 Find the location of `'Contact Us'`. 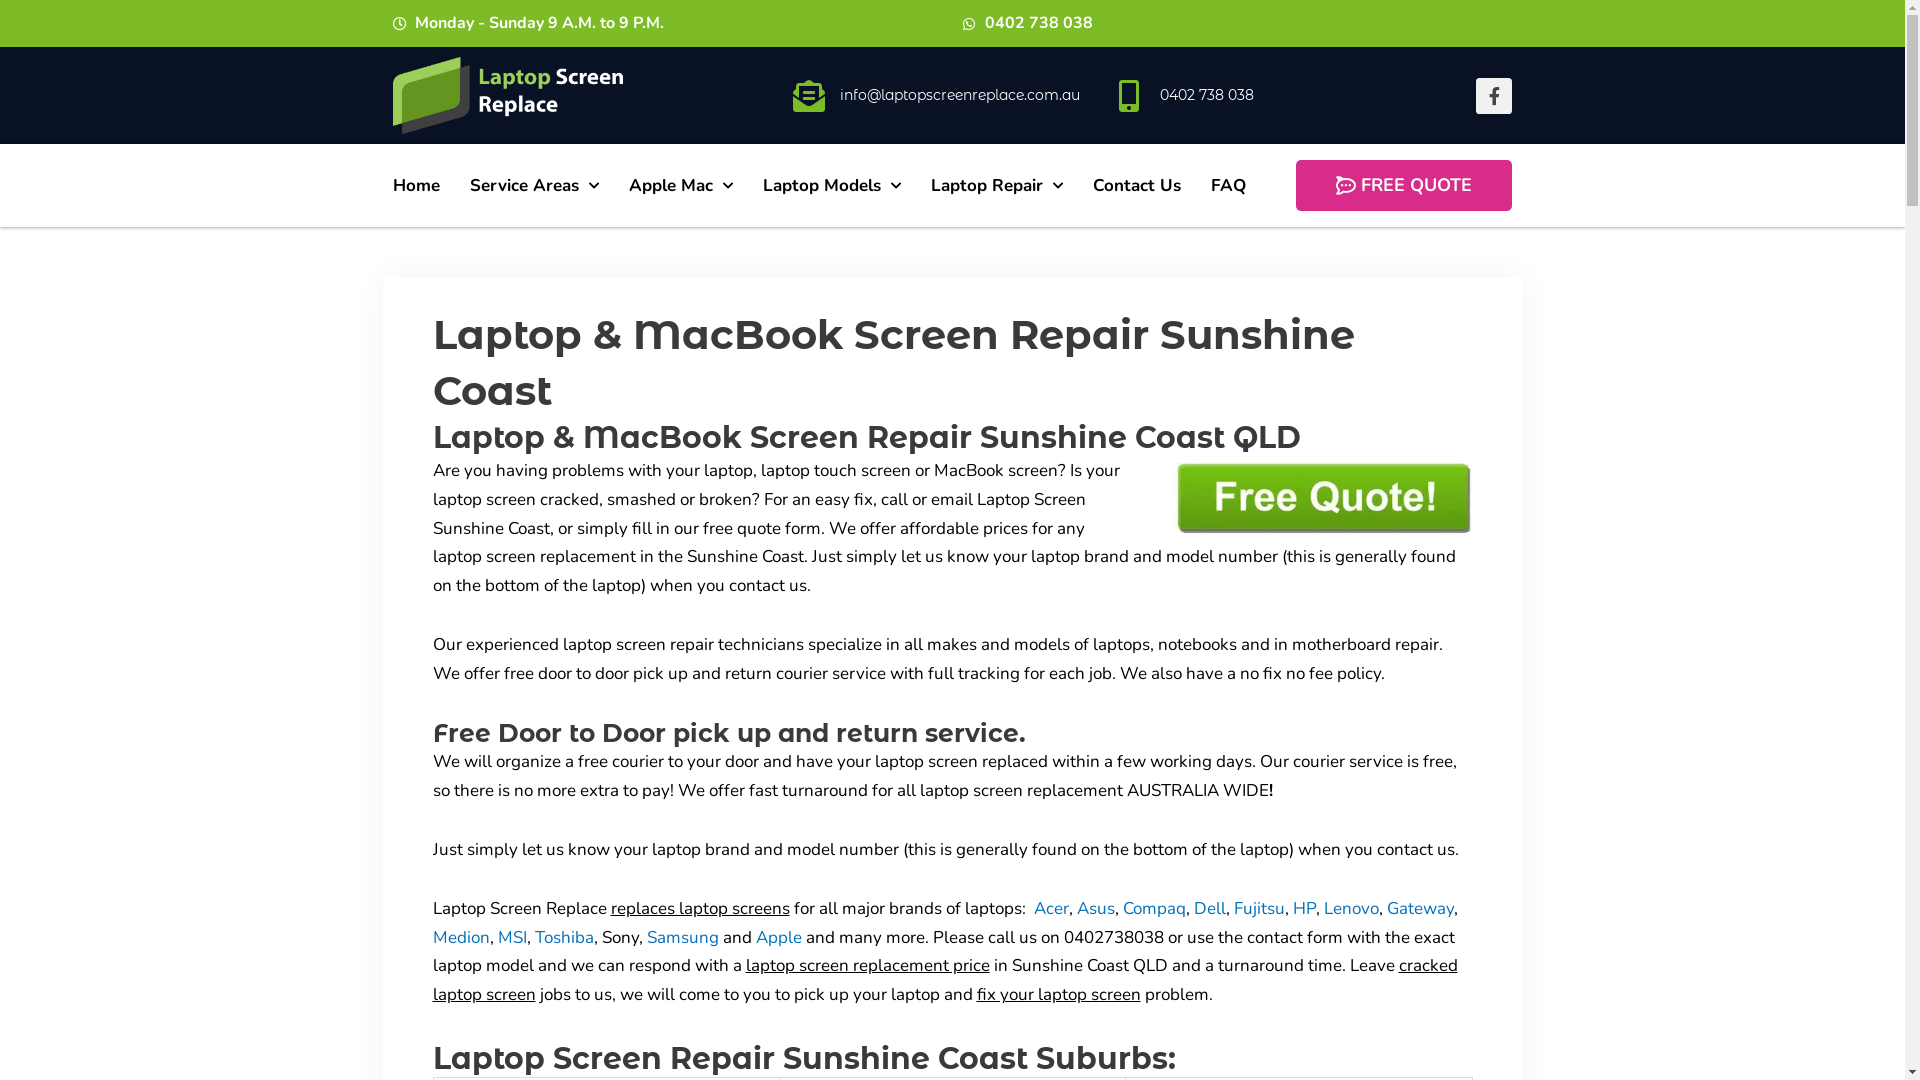

'Contact Us' is located at coordinates (1136, 185).